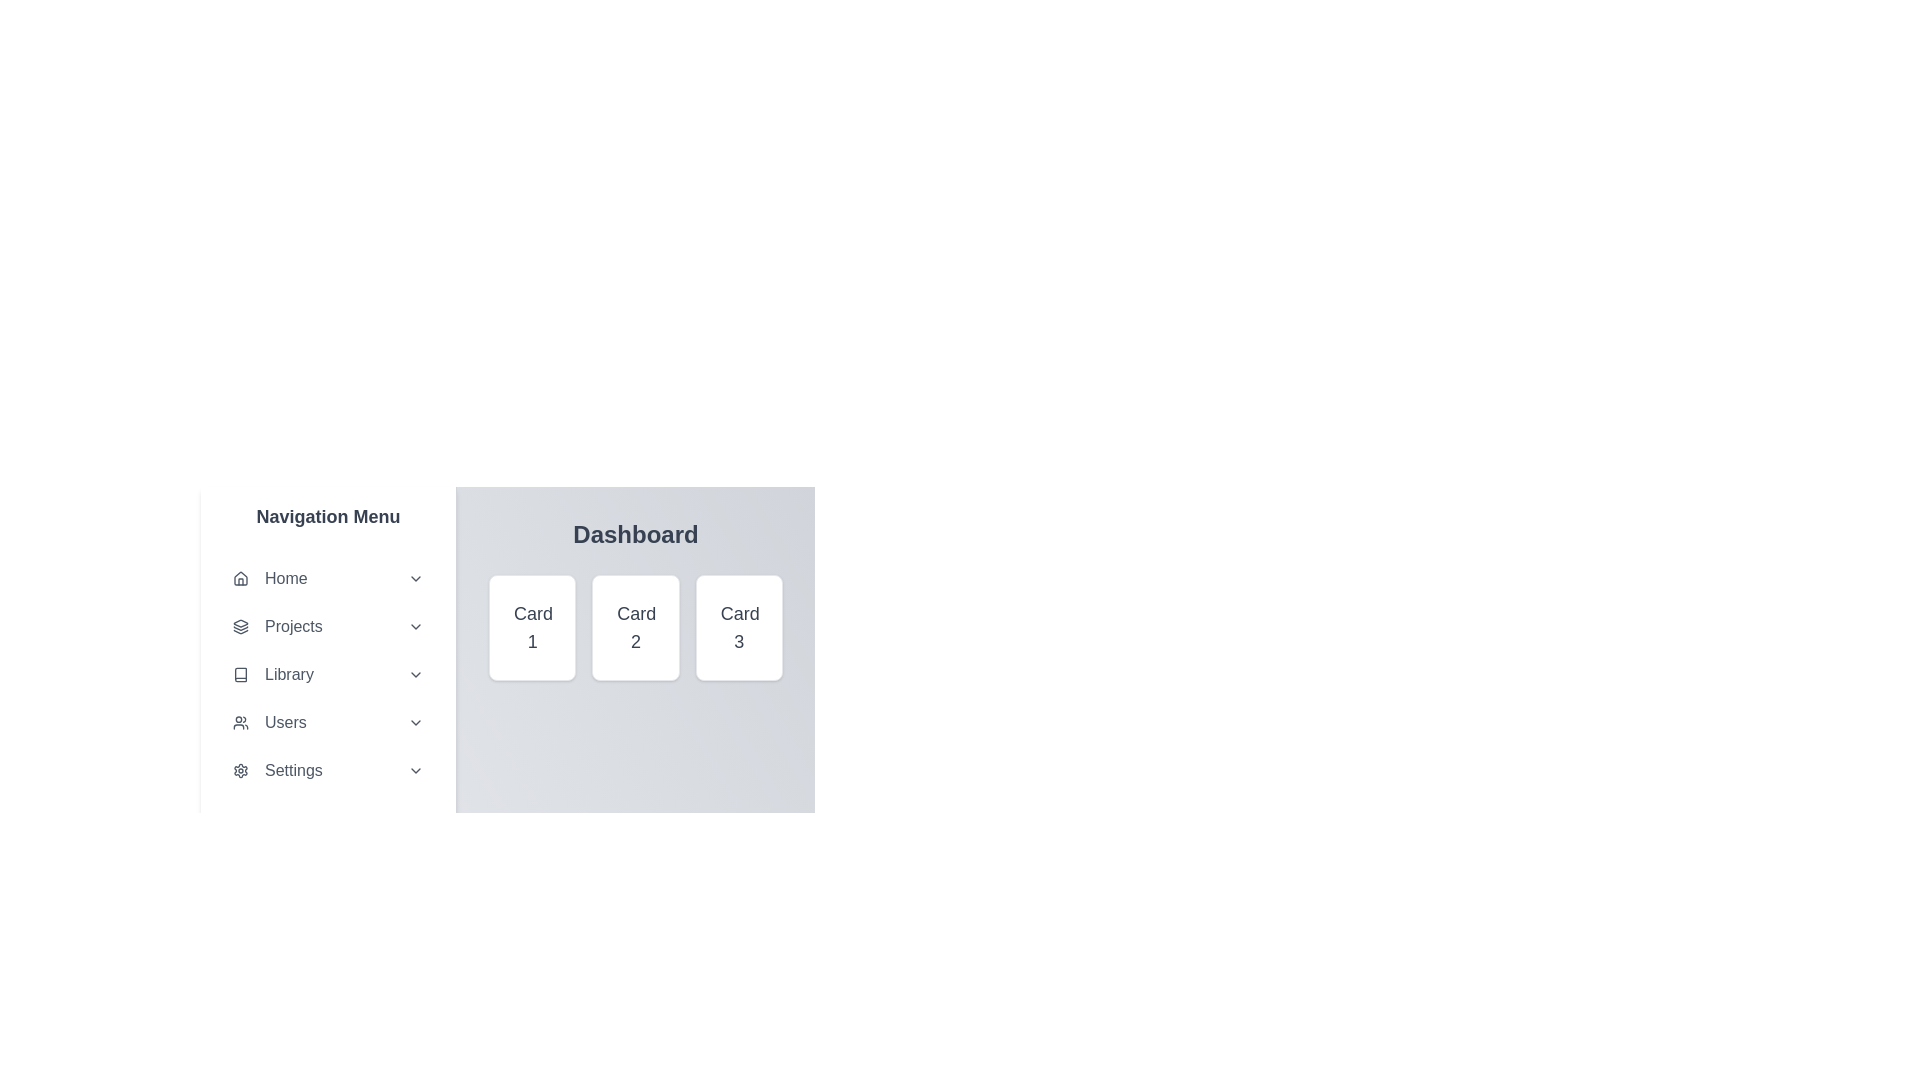  I want to click on the small circular gear-shaped icon representing the settings option in the navigation menu to trigger a tooltip or visual effect, so click(240, 770).